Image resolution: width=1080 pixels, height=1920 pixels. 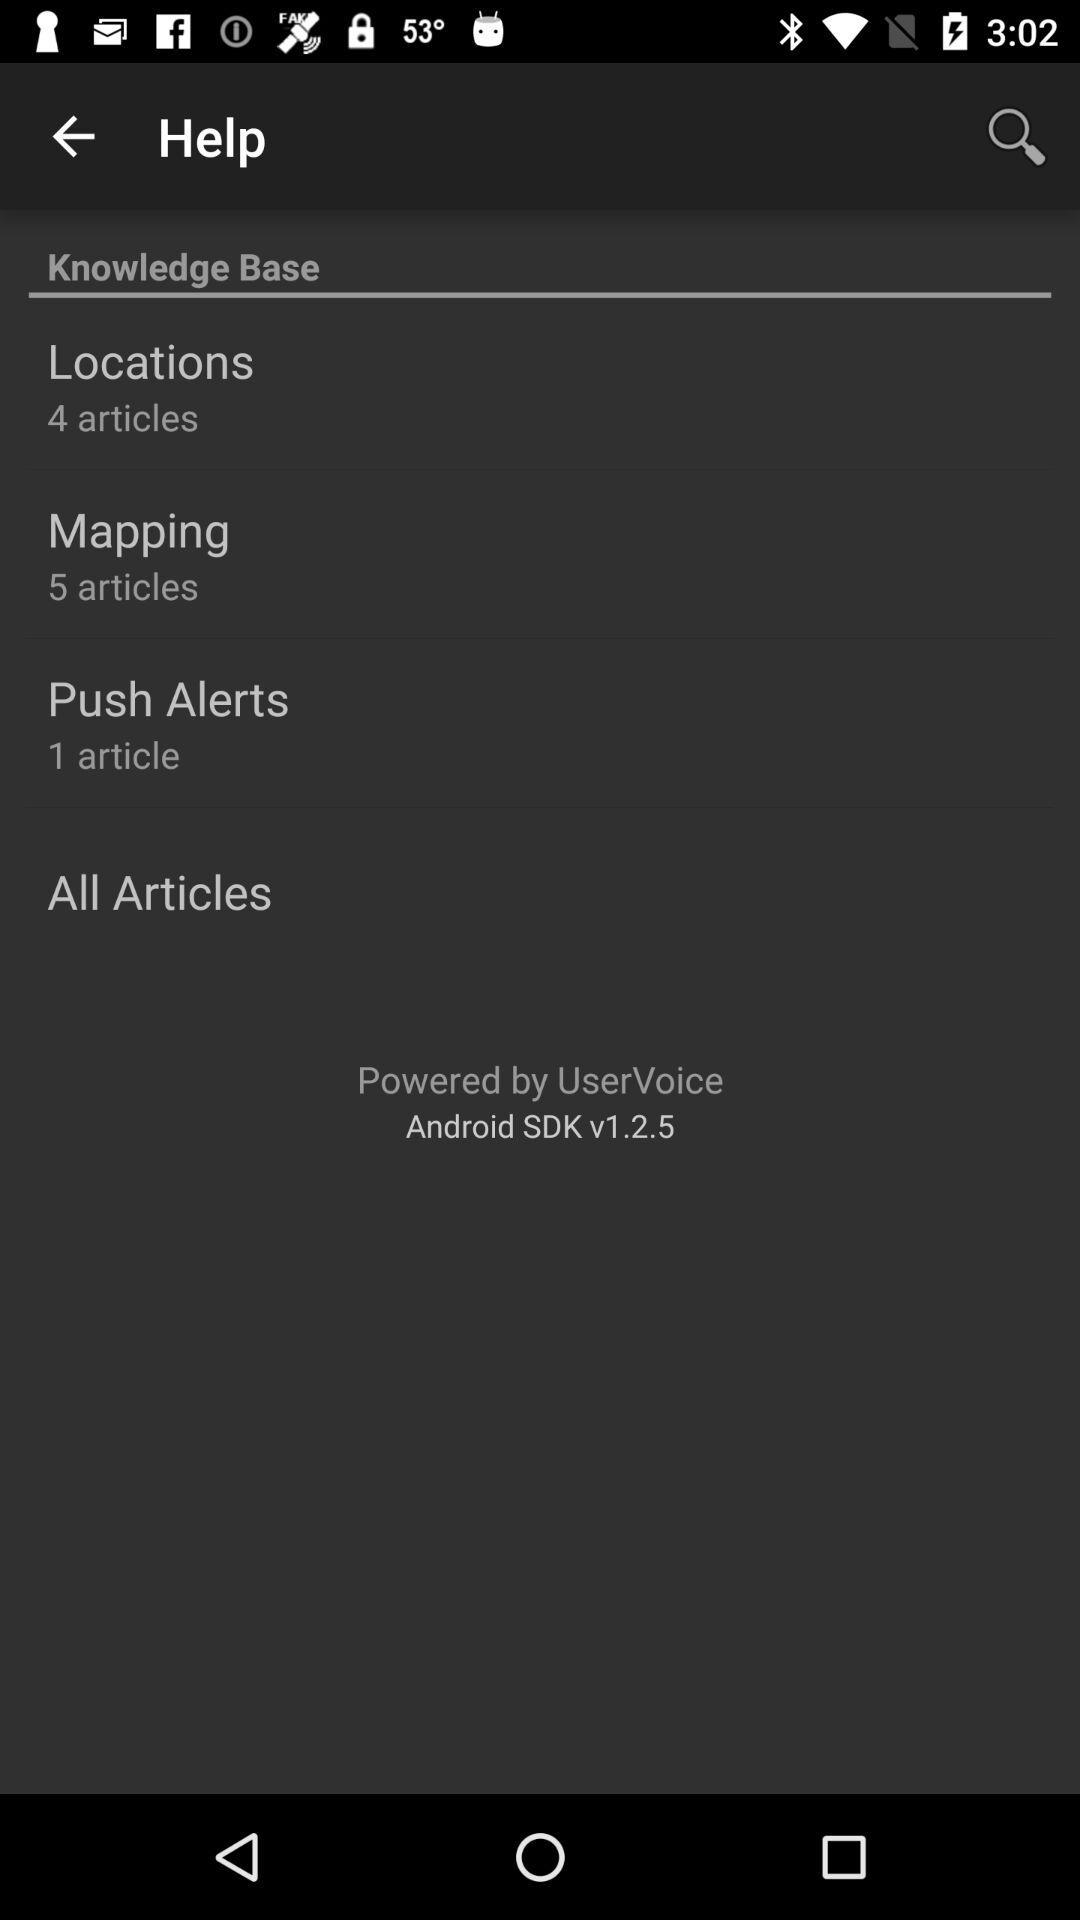 What do you see at coordinates (158, 890) in the screenshot?
I see `all articles` at bounding box center [158, 890].